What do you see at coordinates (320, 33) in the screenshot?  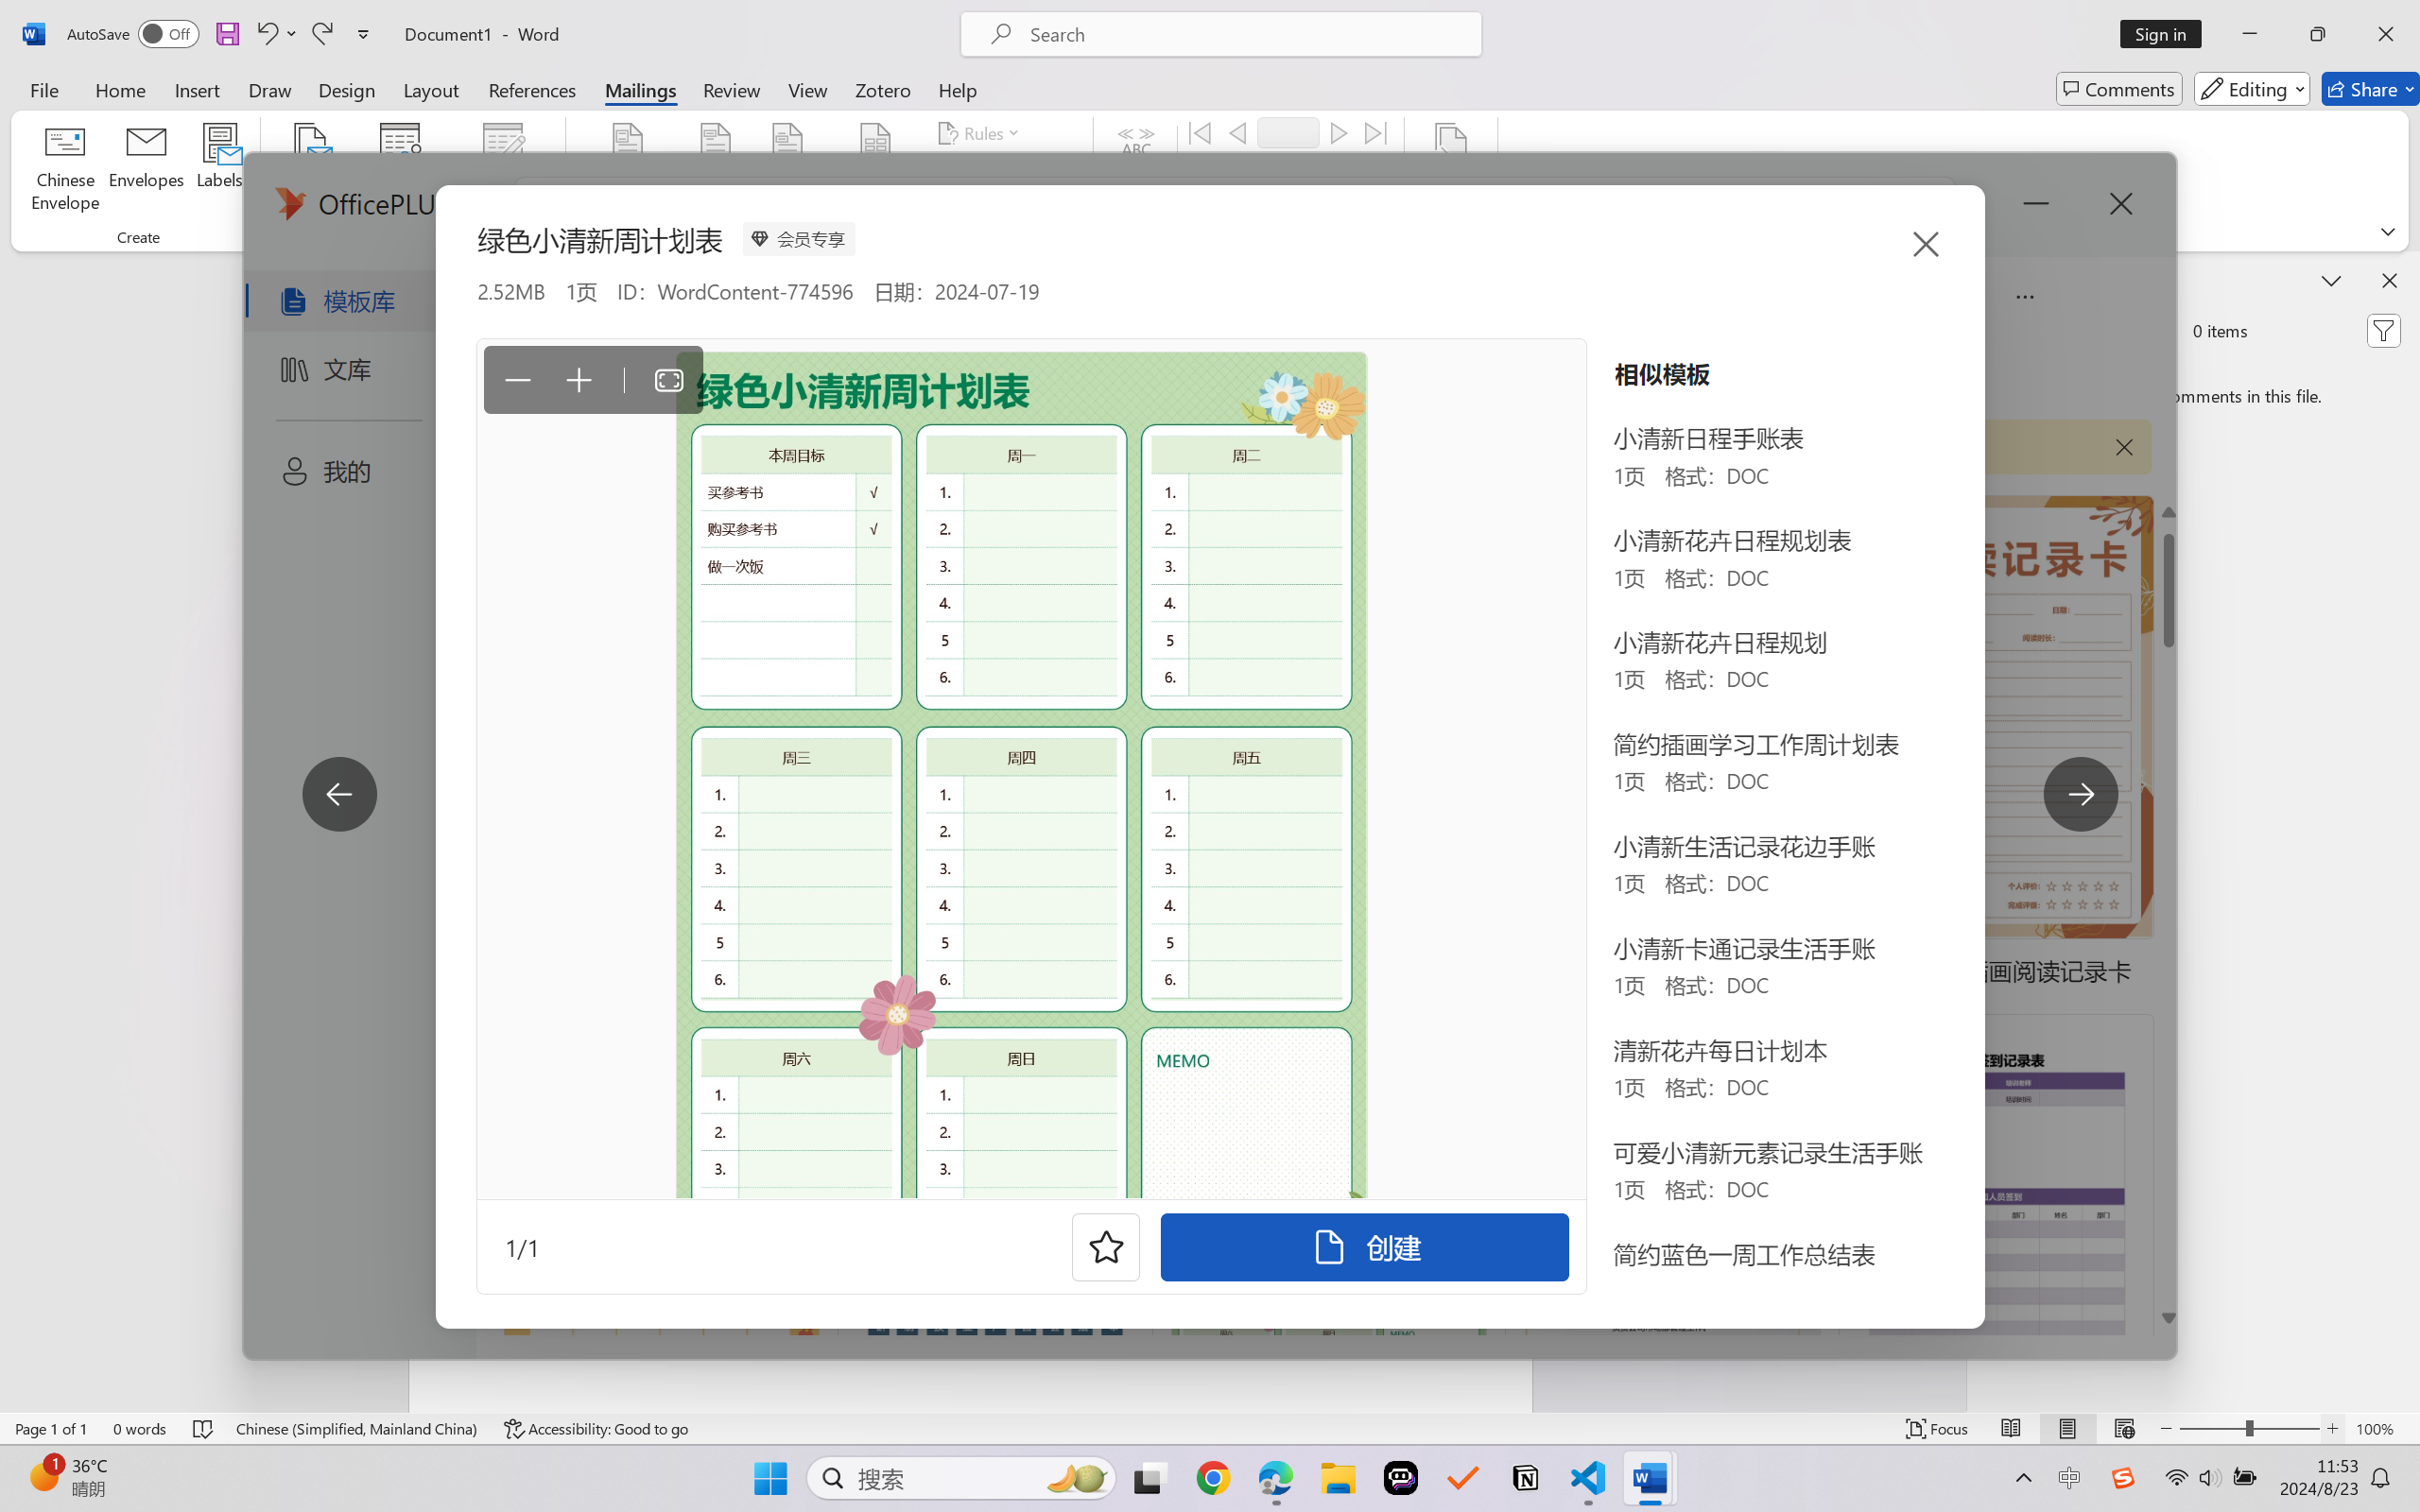 I see `'Redo Apply Quick Style'` at bounding box center [320, 33].